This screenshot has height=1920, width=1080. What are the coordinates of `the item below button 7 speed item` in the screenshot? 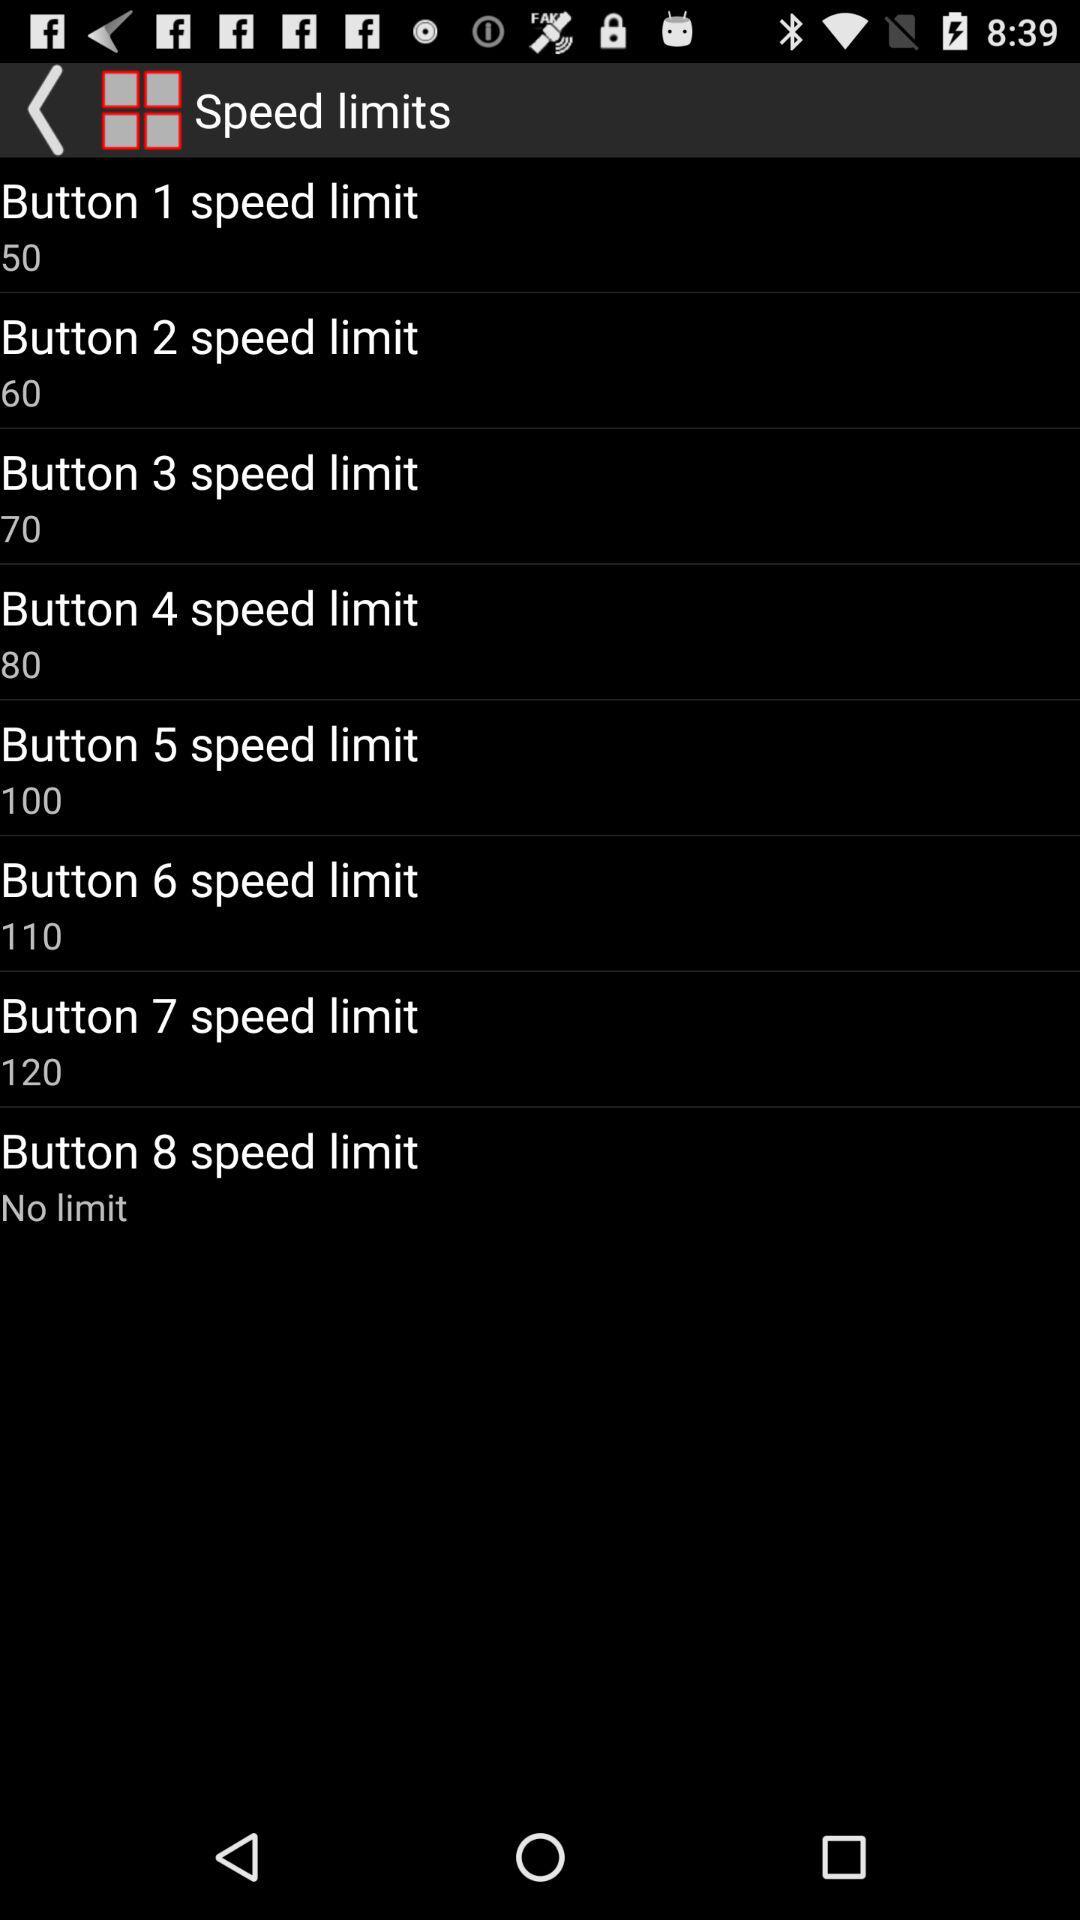 It's located at (31, 1069).